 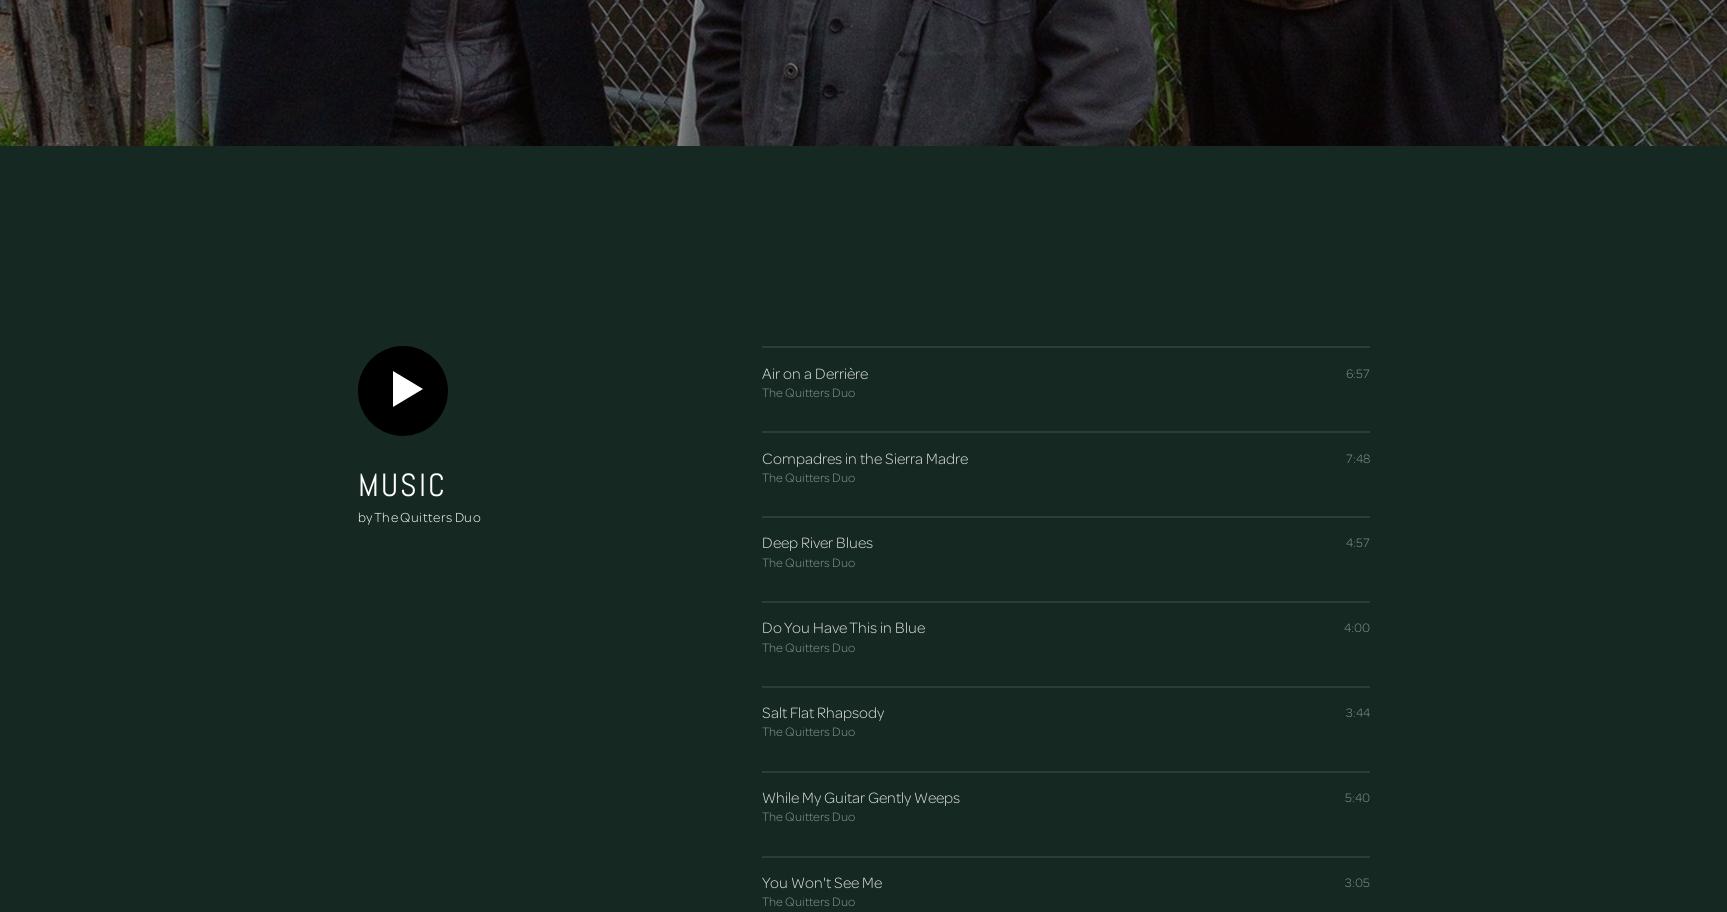 I want to click on '4:57', so click(x=1344, y=542).